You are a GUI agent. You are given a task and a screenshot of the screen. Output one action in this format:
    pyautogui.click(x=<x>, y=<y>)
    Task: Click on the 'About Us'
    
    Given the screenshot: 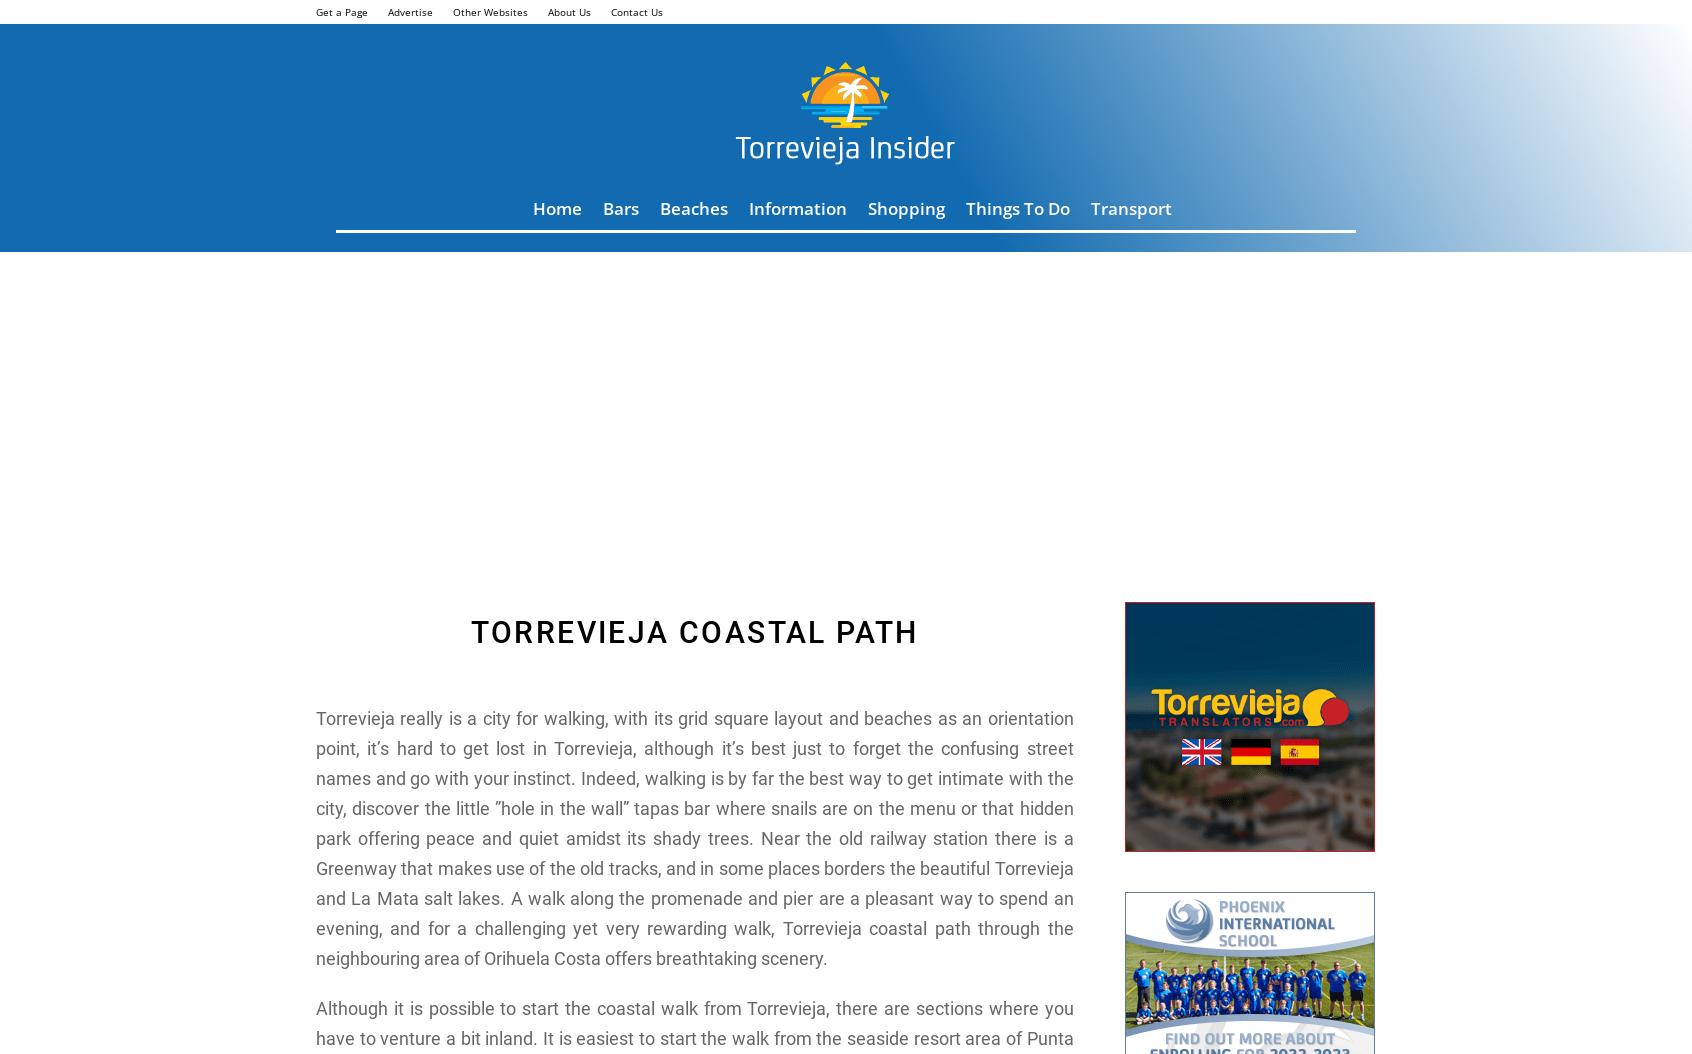 What is the action you would take?
    pyautogui.click(x=568, y=12)
    